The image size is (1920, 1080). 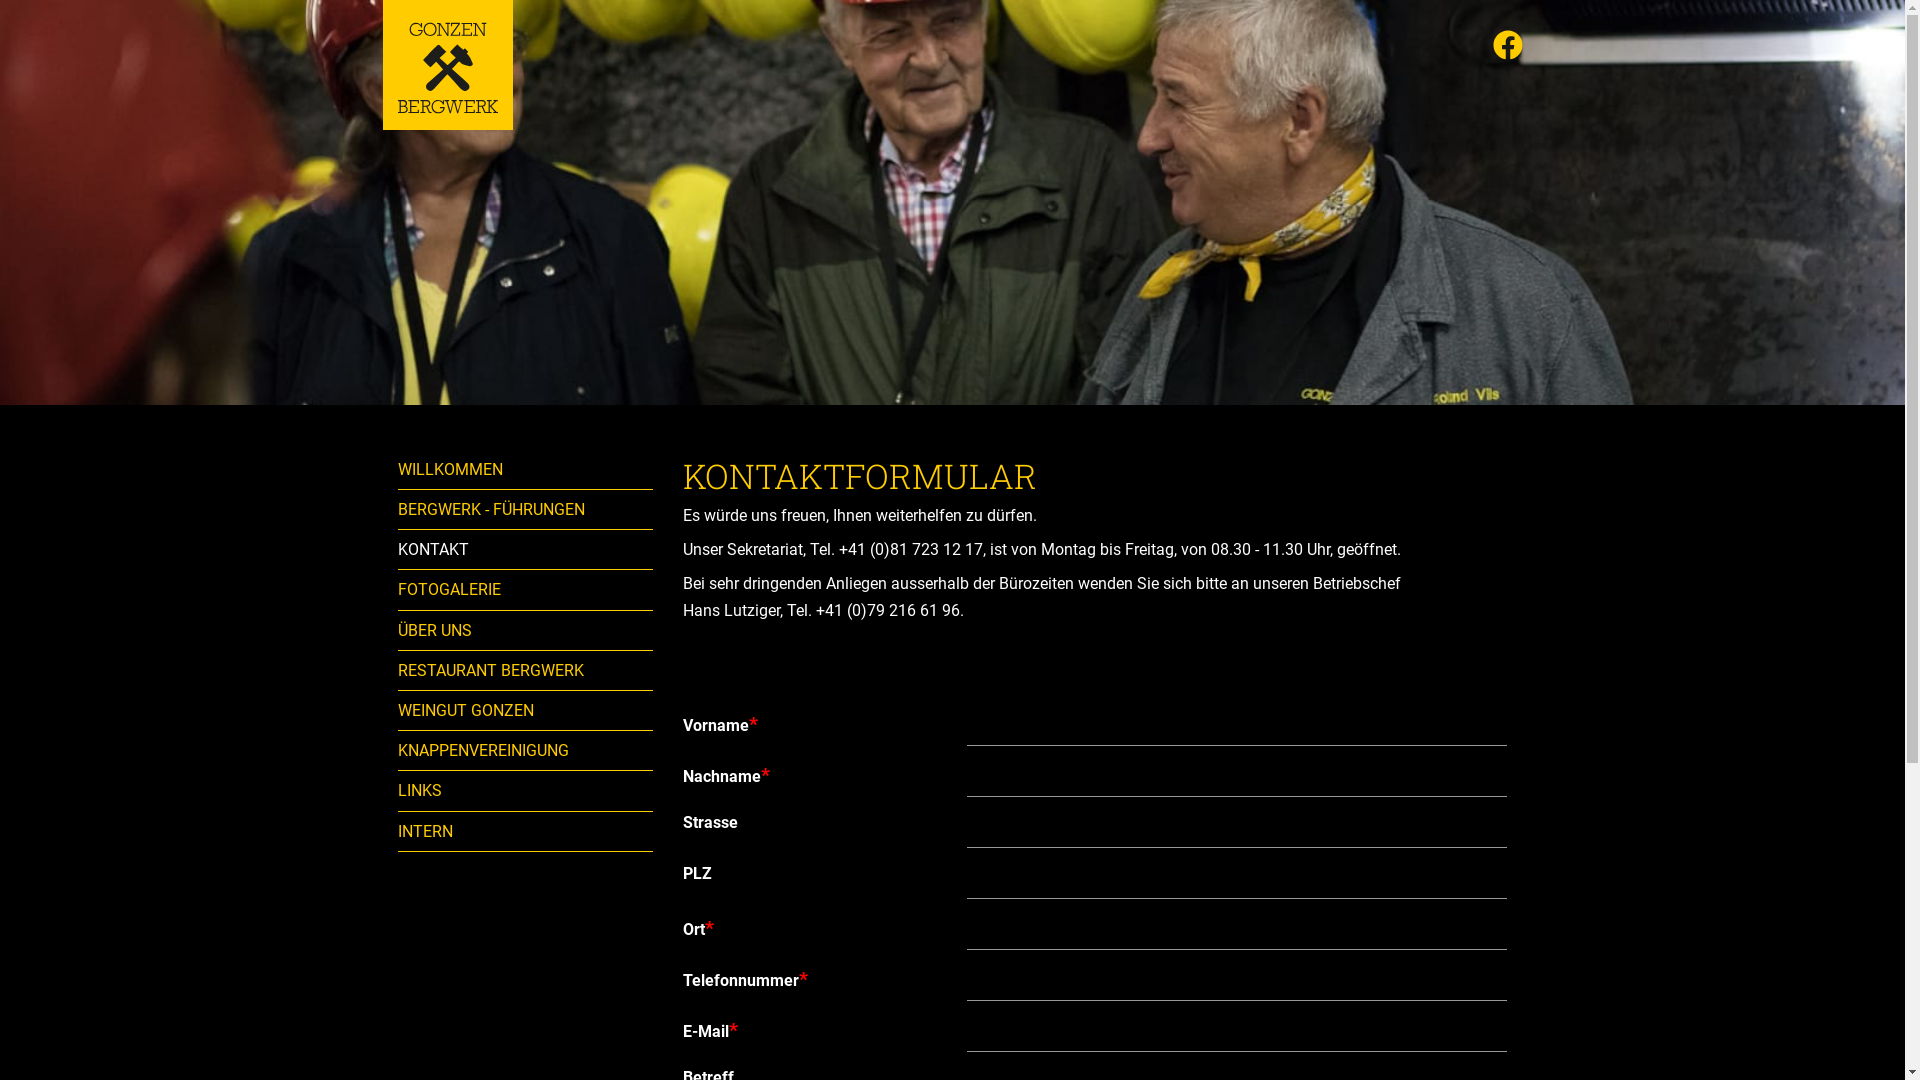 What do you see at coordinates (525, 831) in the screenshot?
I see `'INTERN'` at bounding box center [525, 831].